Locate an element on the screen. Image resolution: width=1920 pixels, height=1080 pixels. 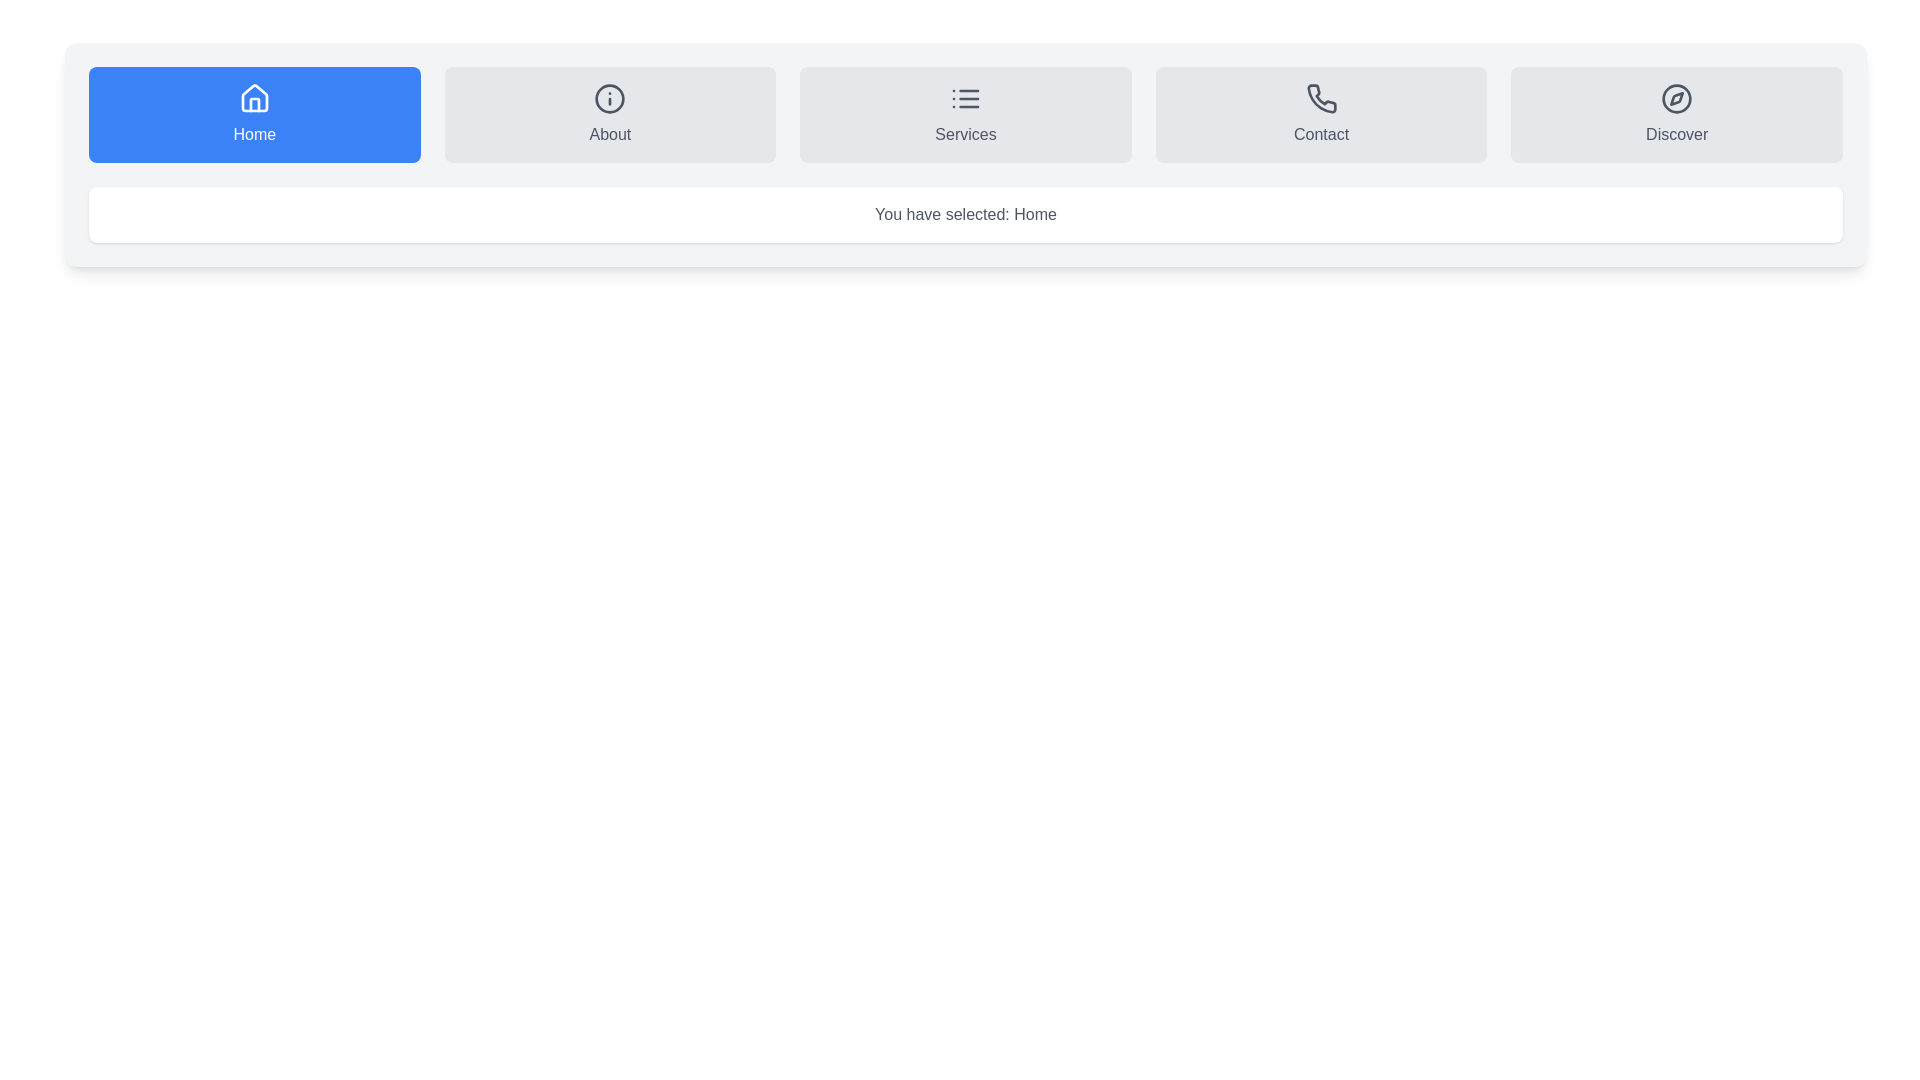
the 'Discover' SVG Icon located at the top center of the navigation button on the far right of the navigation bar is located at coordinates (1677, 99).